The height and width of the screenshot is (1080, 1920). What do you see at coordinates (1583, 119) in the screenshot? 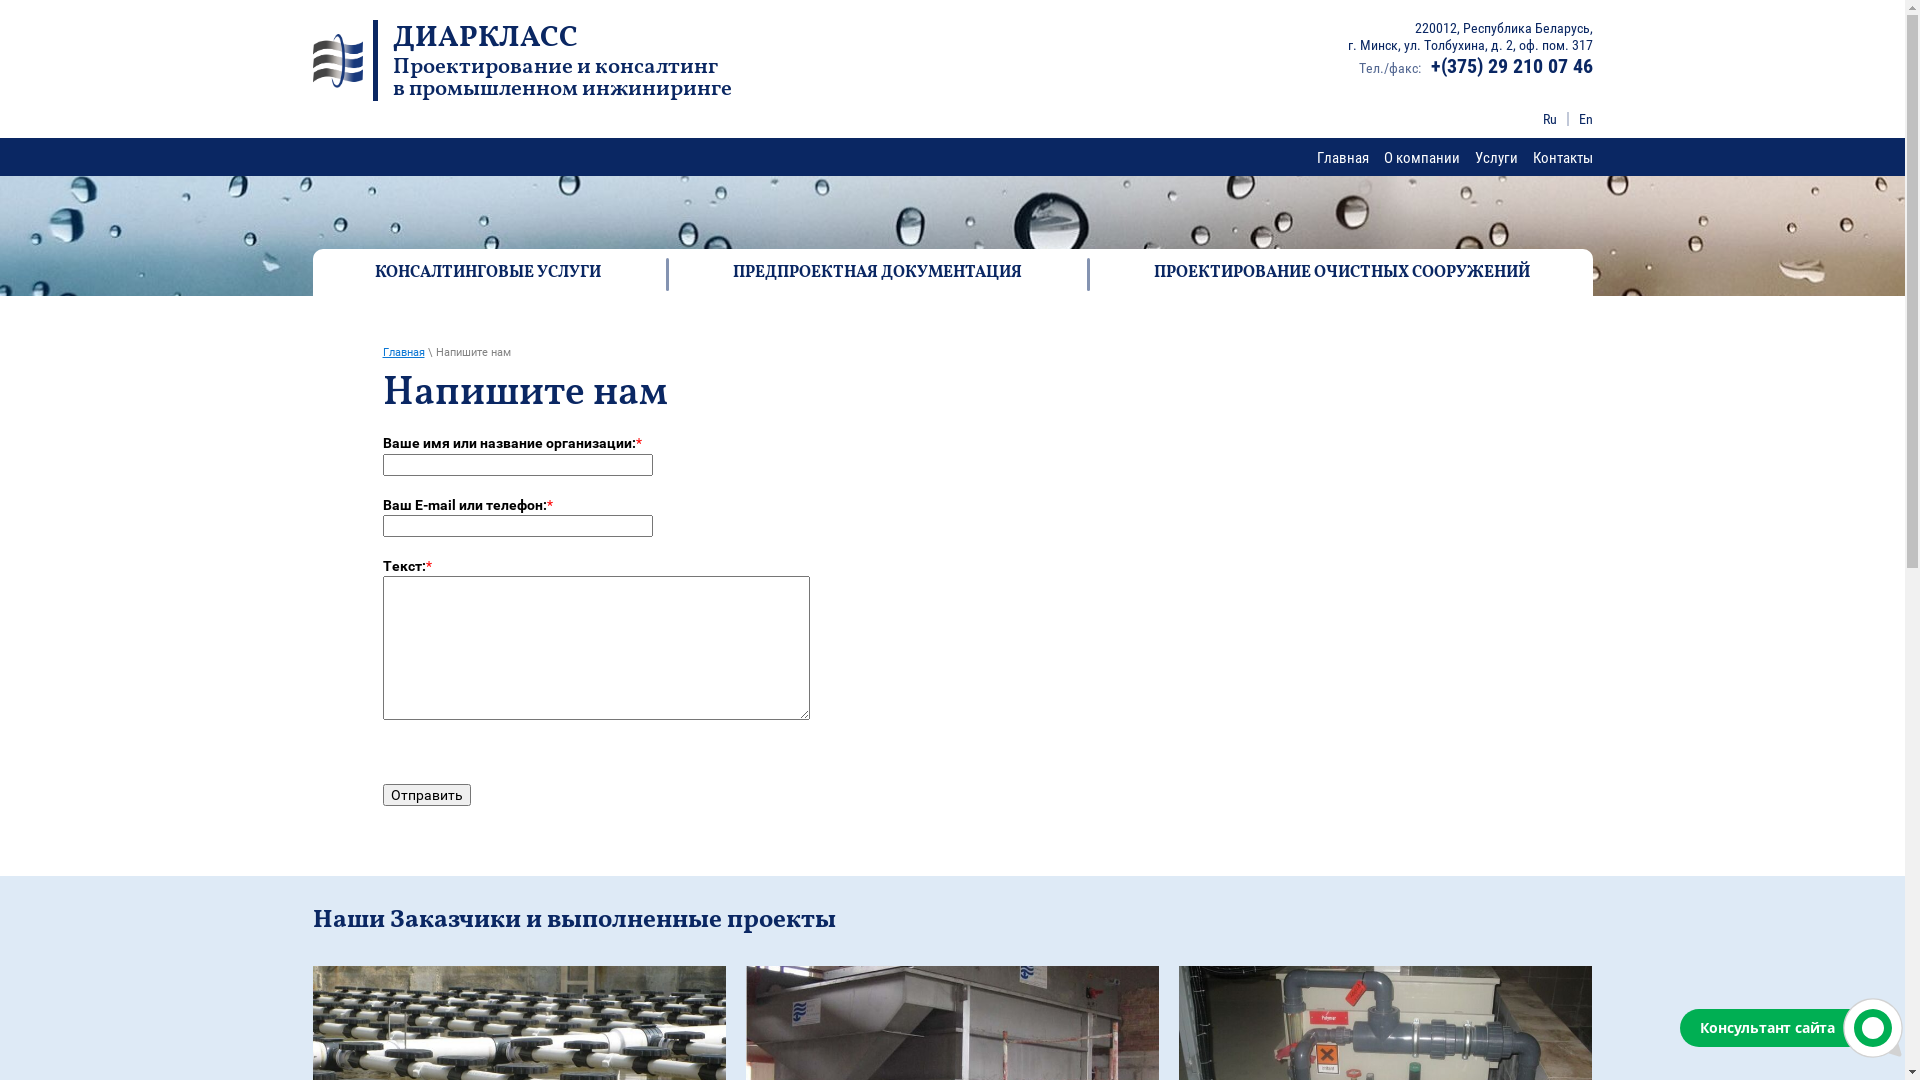
I see `'En'` at bounding box center [1583, 119].